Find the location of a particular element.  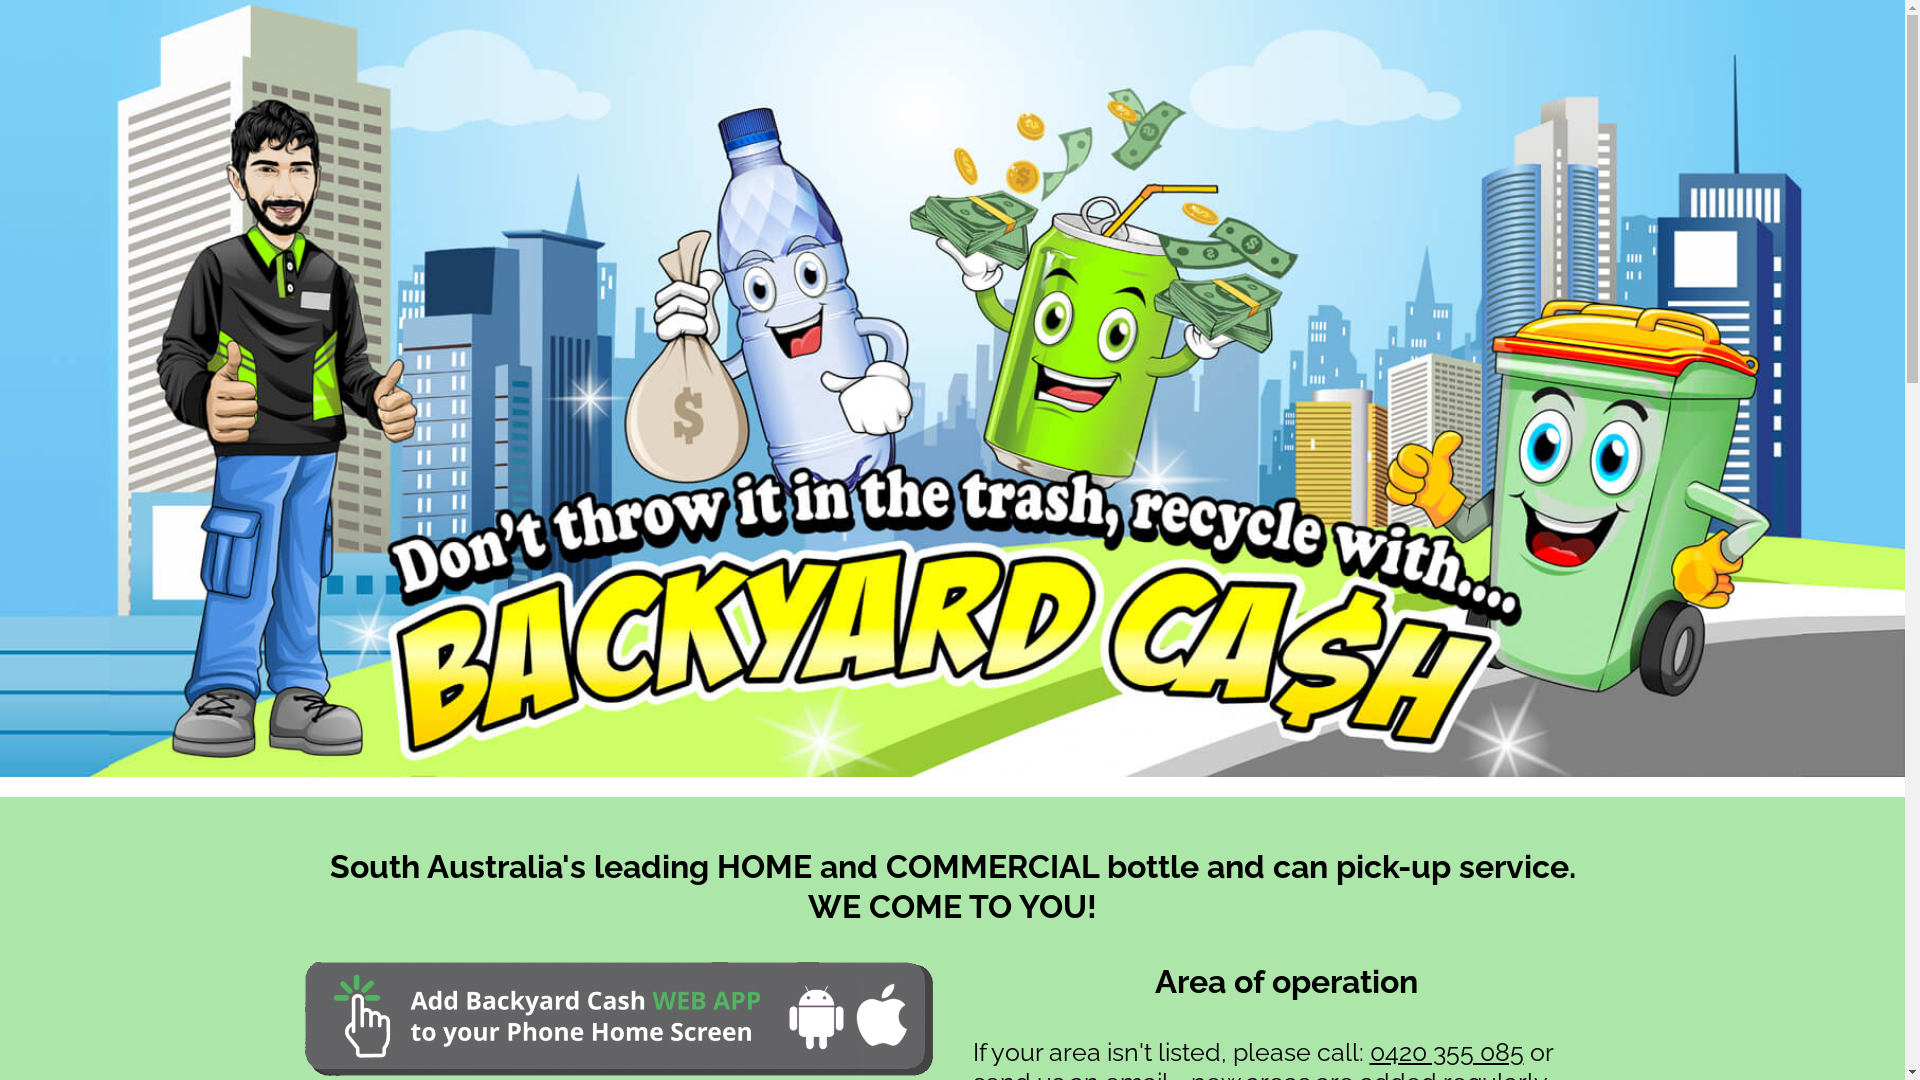

'0420 355 085' is located at coordinates (1446, 1051).